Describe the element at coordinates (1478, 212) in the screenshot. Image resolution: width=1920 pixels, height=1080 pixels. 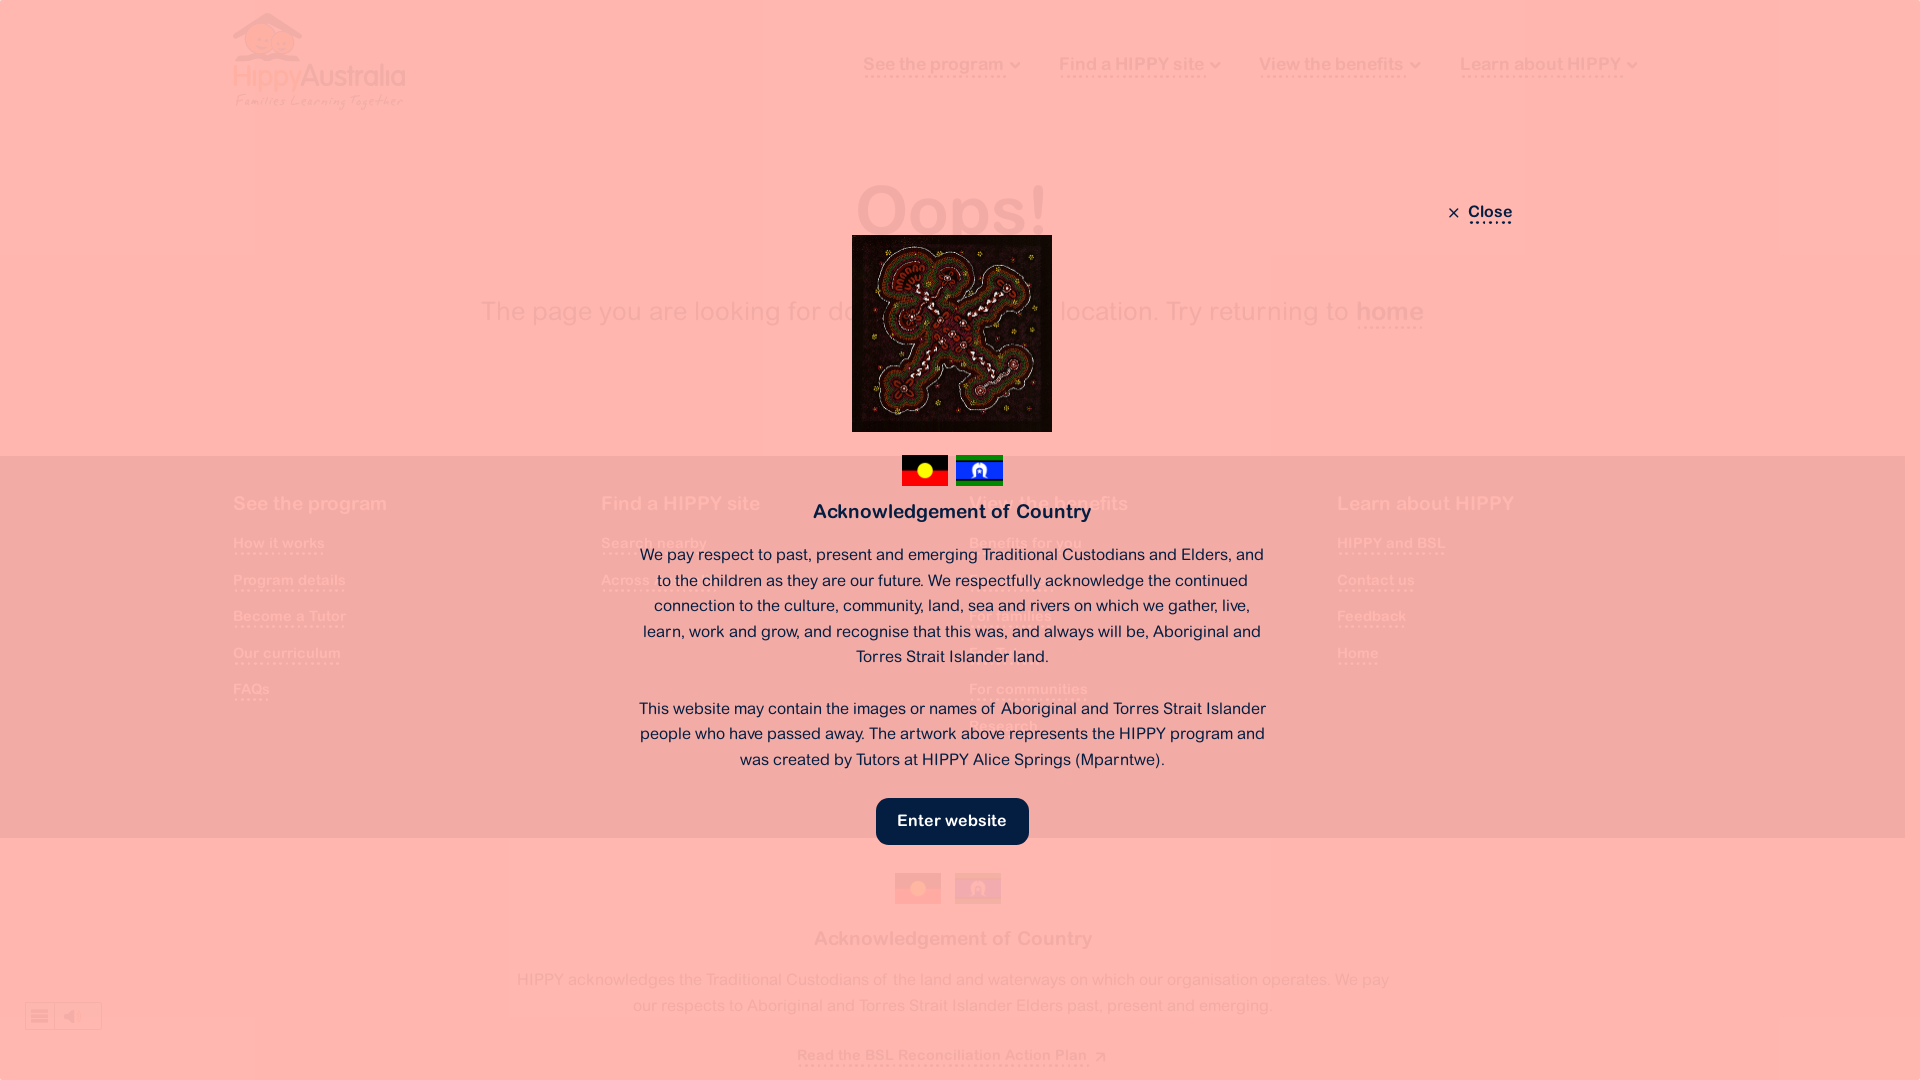
I see `'Close'` at that location.